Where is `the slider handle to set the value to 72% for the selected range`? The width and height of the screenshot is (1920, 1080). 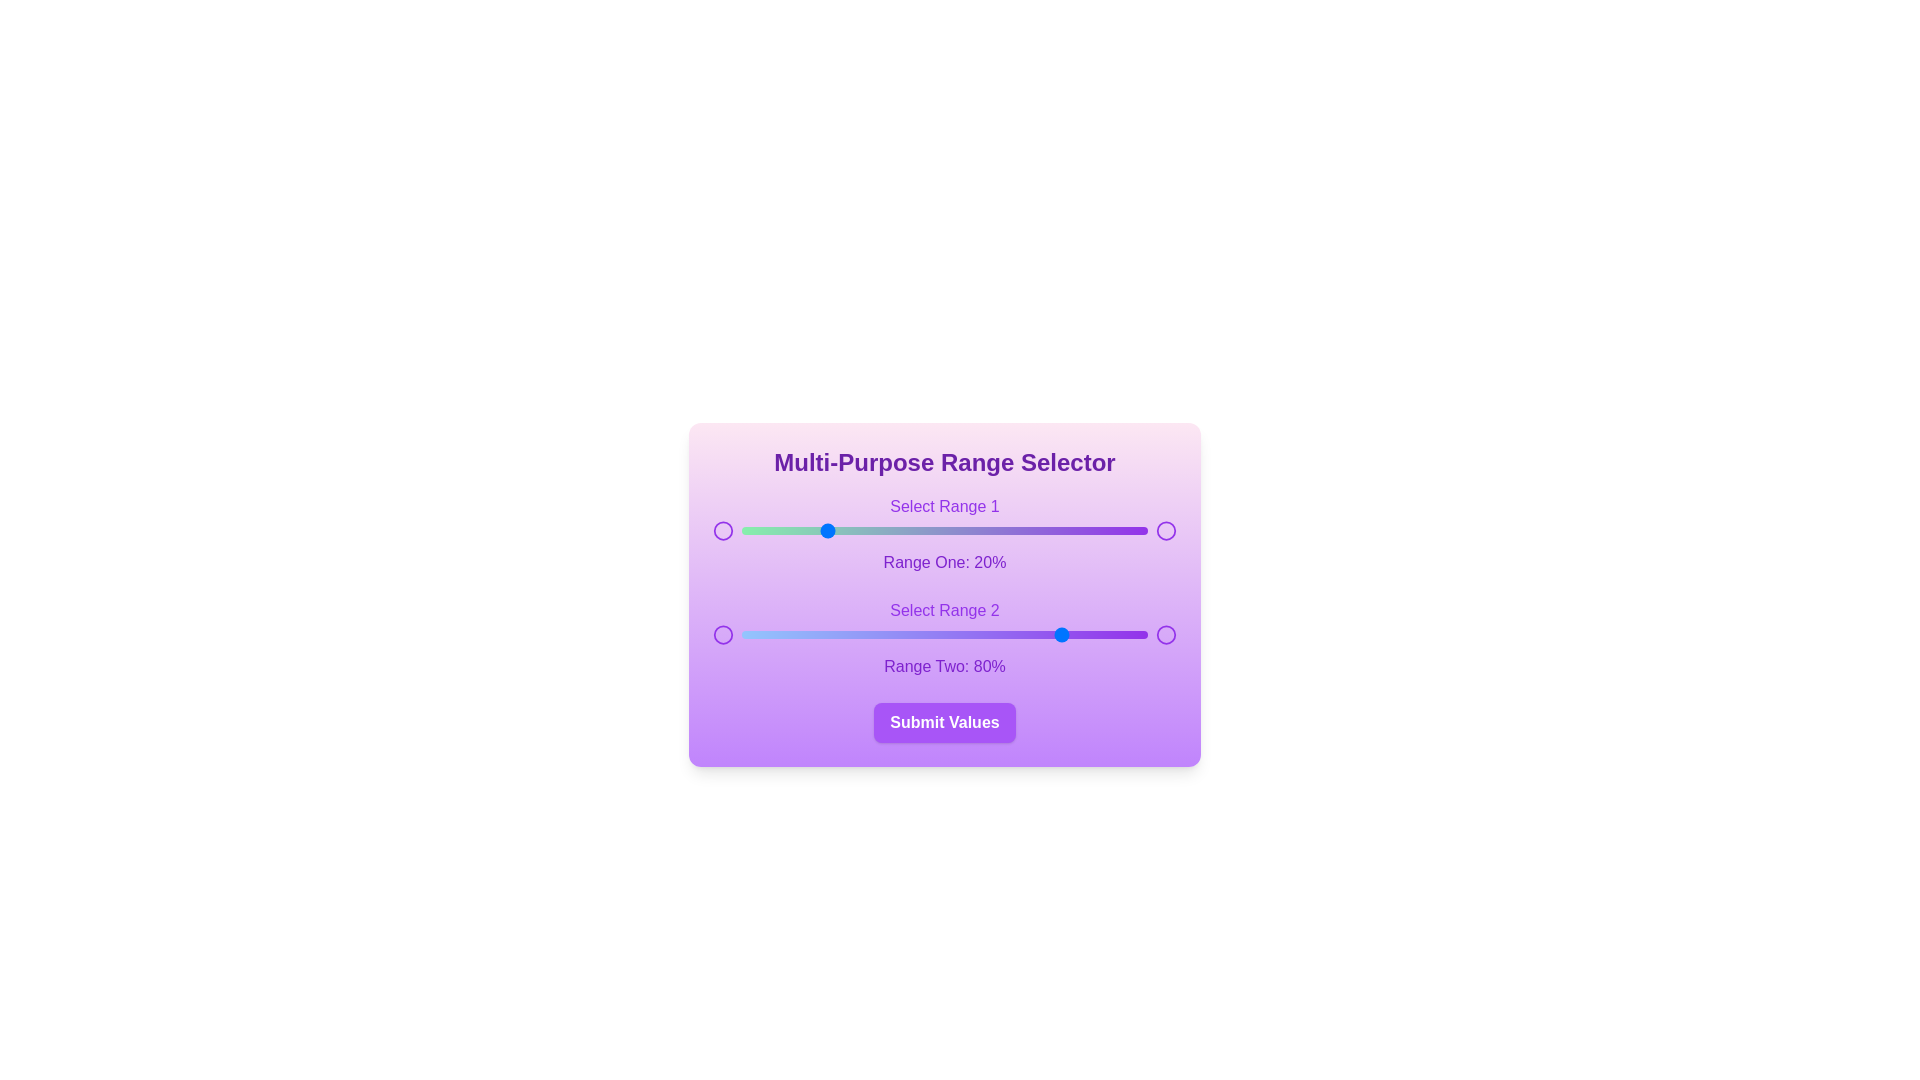
the slider handle to set the value to 72% for the selected range is located at coordinates (1034, 530).